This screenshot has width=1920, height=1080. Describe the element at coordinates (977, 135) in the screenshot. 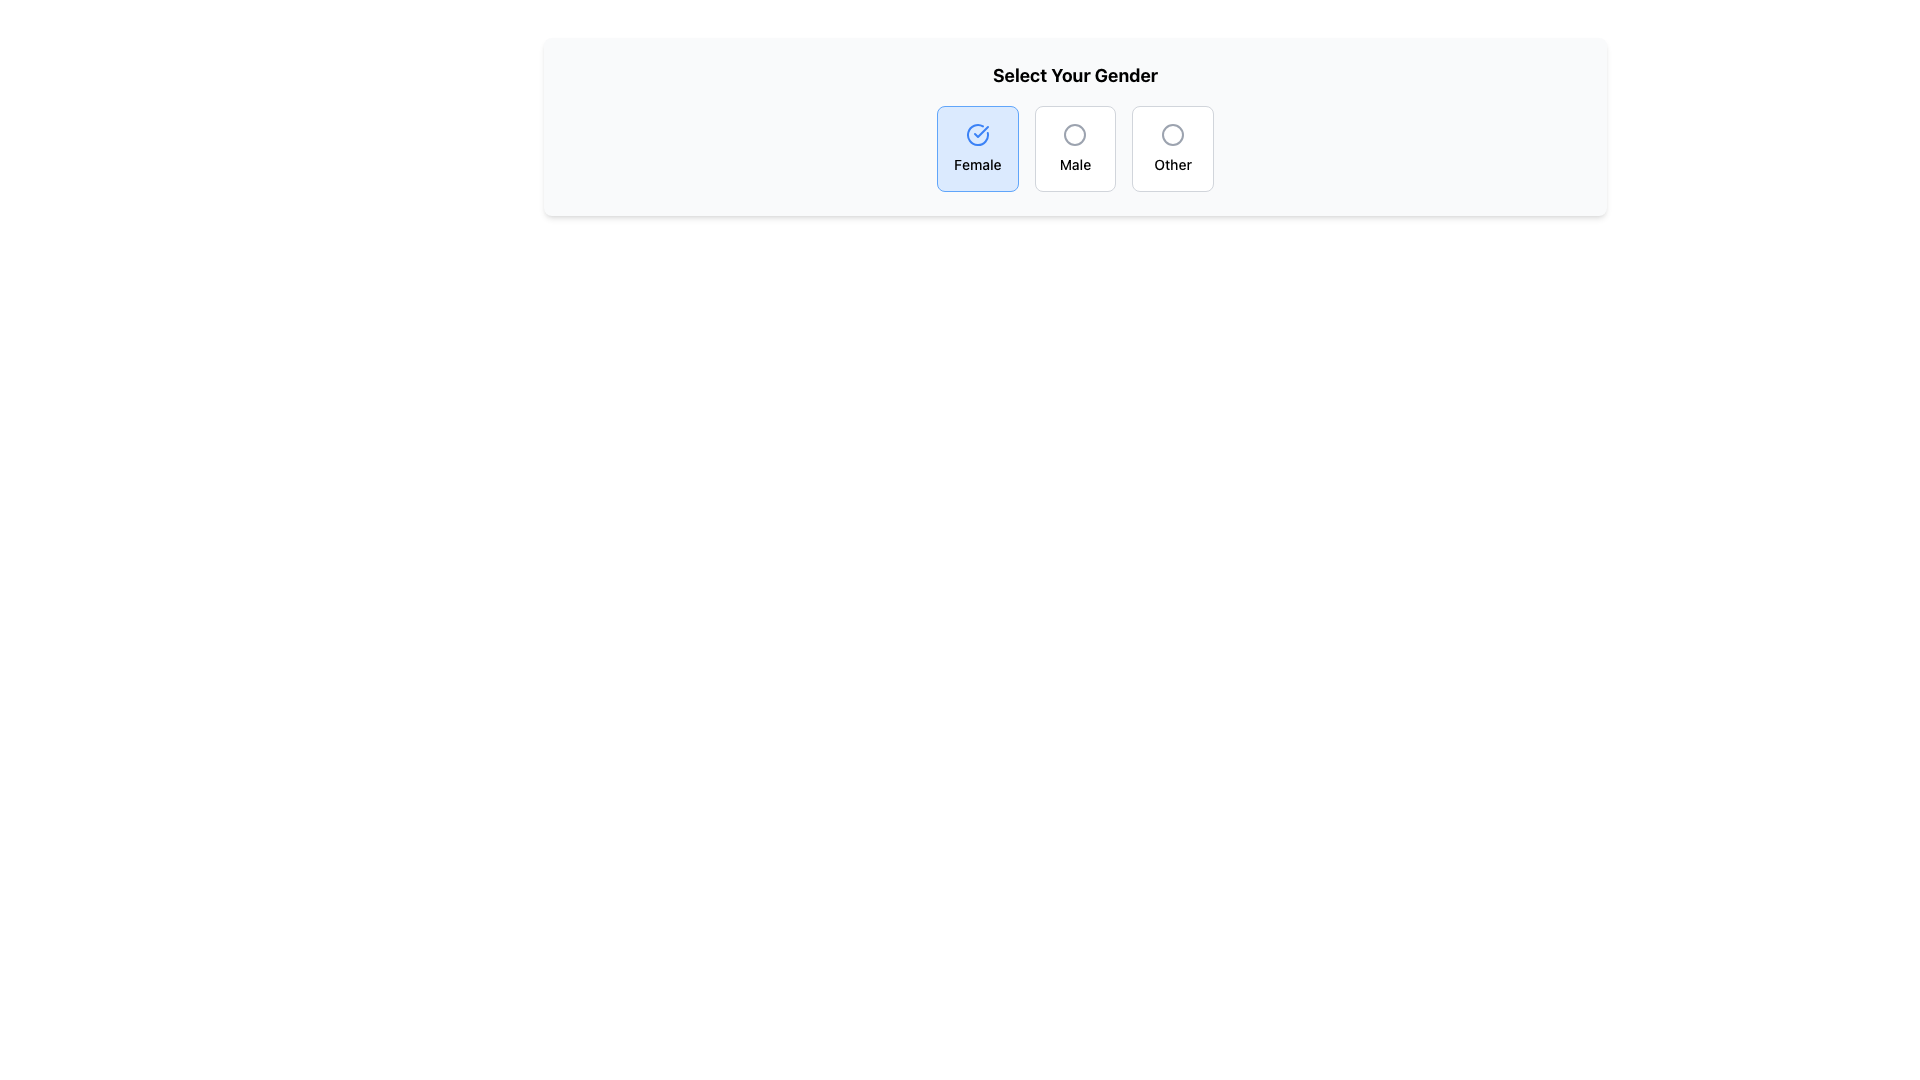

I see `the circular blue check mark icon located at the top-center of the 'Female' button` at that location.